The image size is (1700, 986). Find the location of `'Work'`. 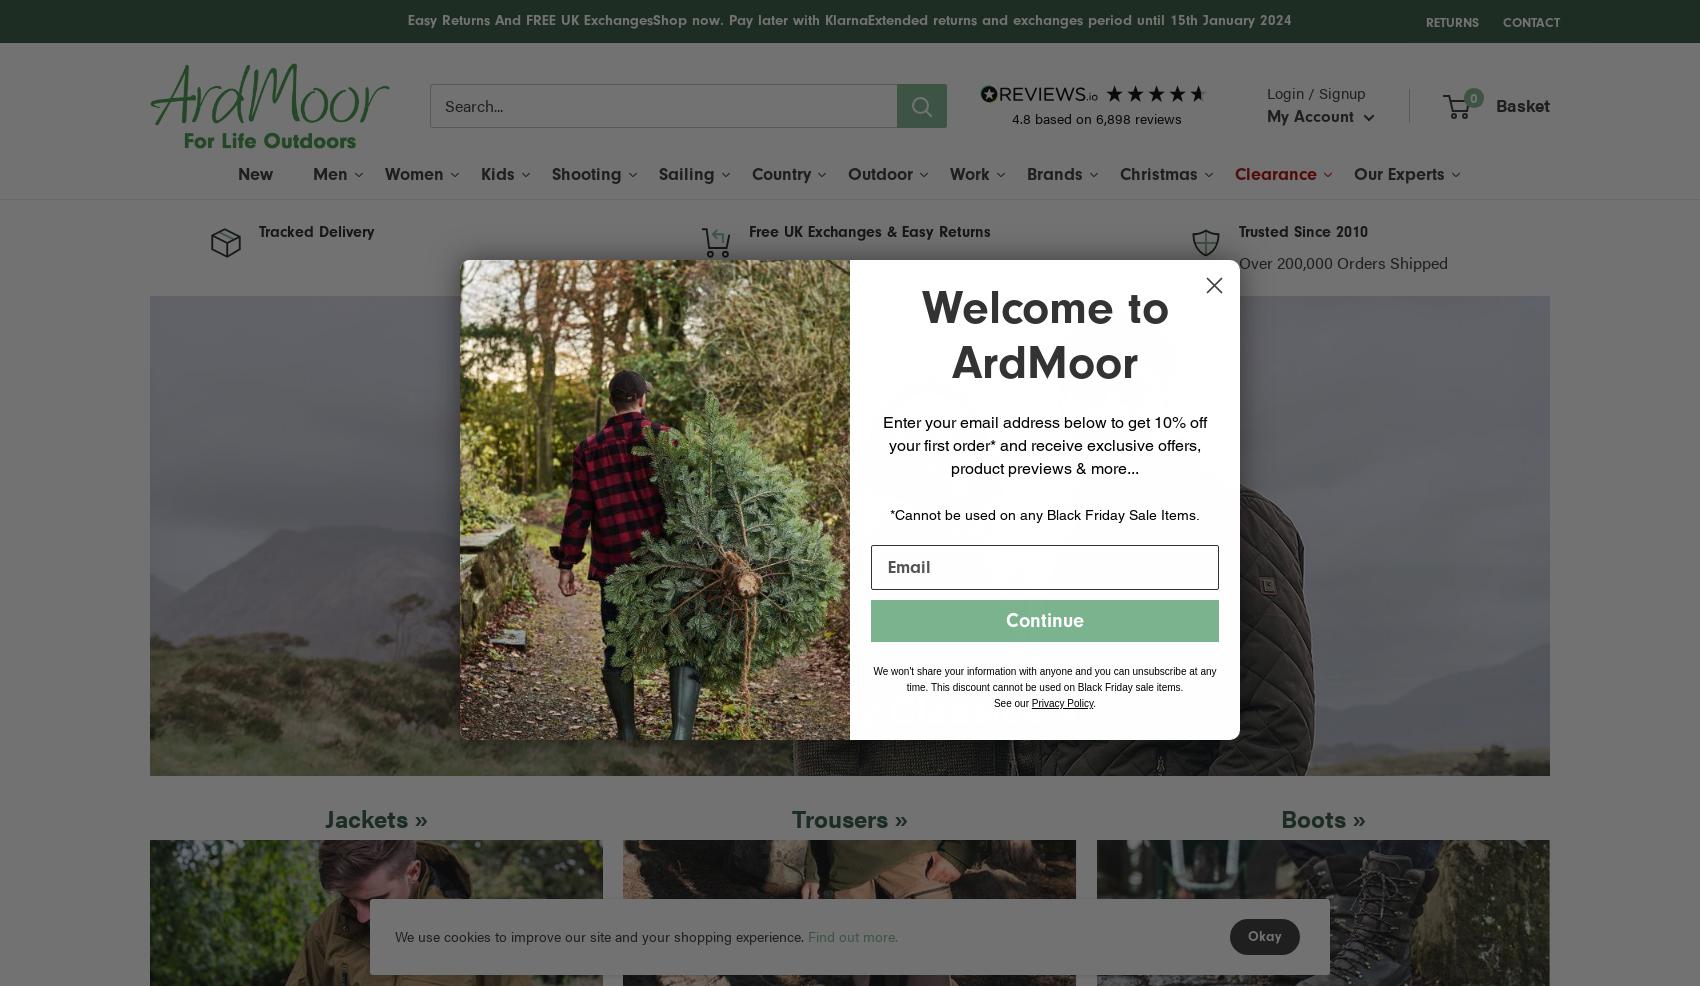

'Work' is located at coordinates (969, 172).